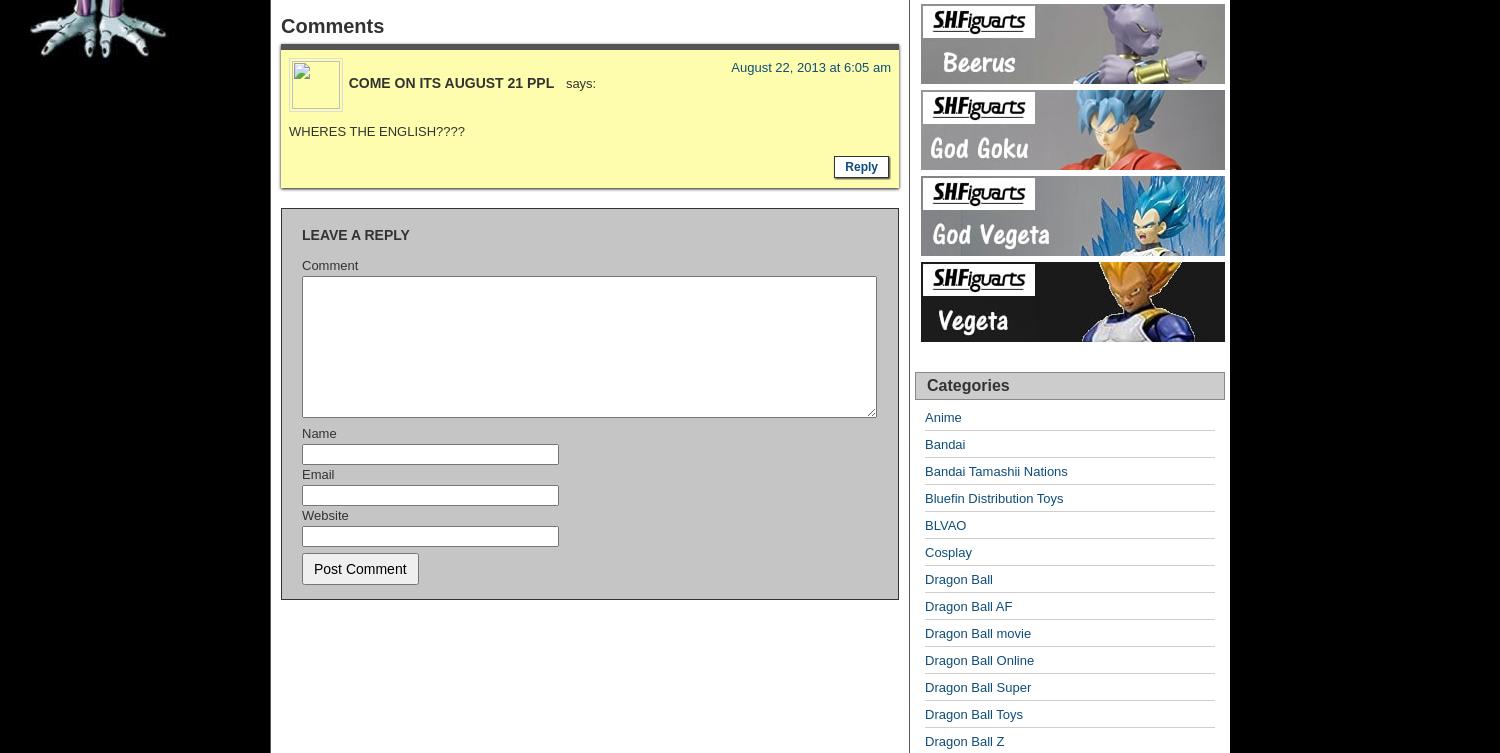 Image resolution: width=1500 pixels, height=753 pixels. What do you see at coordinates (942, 416) in the screenshot?
I see `'Anime'` at bounding box center [942, 416].